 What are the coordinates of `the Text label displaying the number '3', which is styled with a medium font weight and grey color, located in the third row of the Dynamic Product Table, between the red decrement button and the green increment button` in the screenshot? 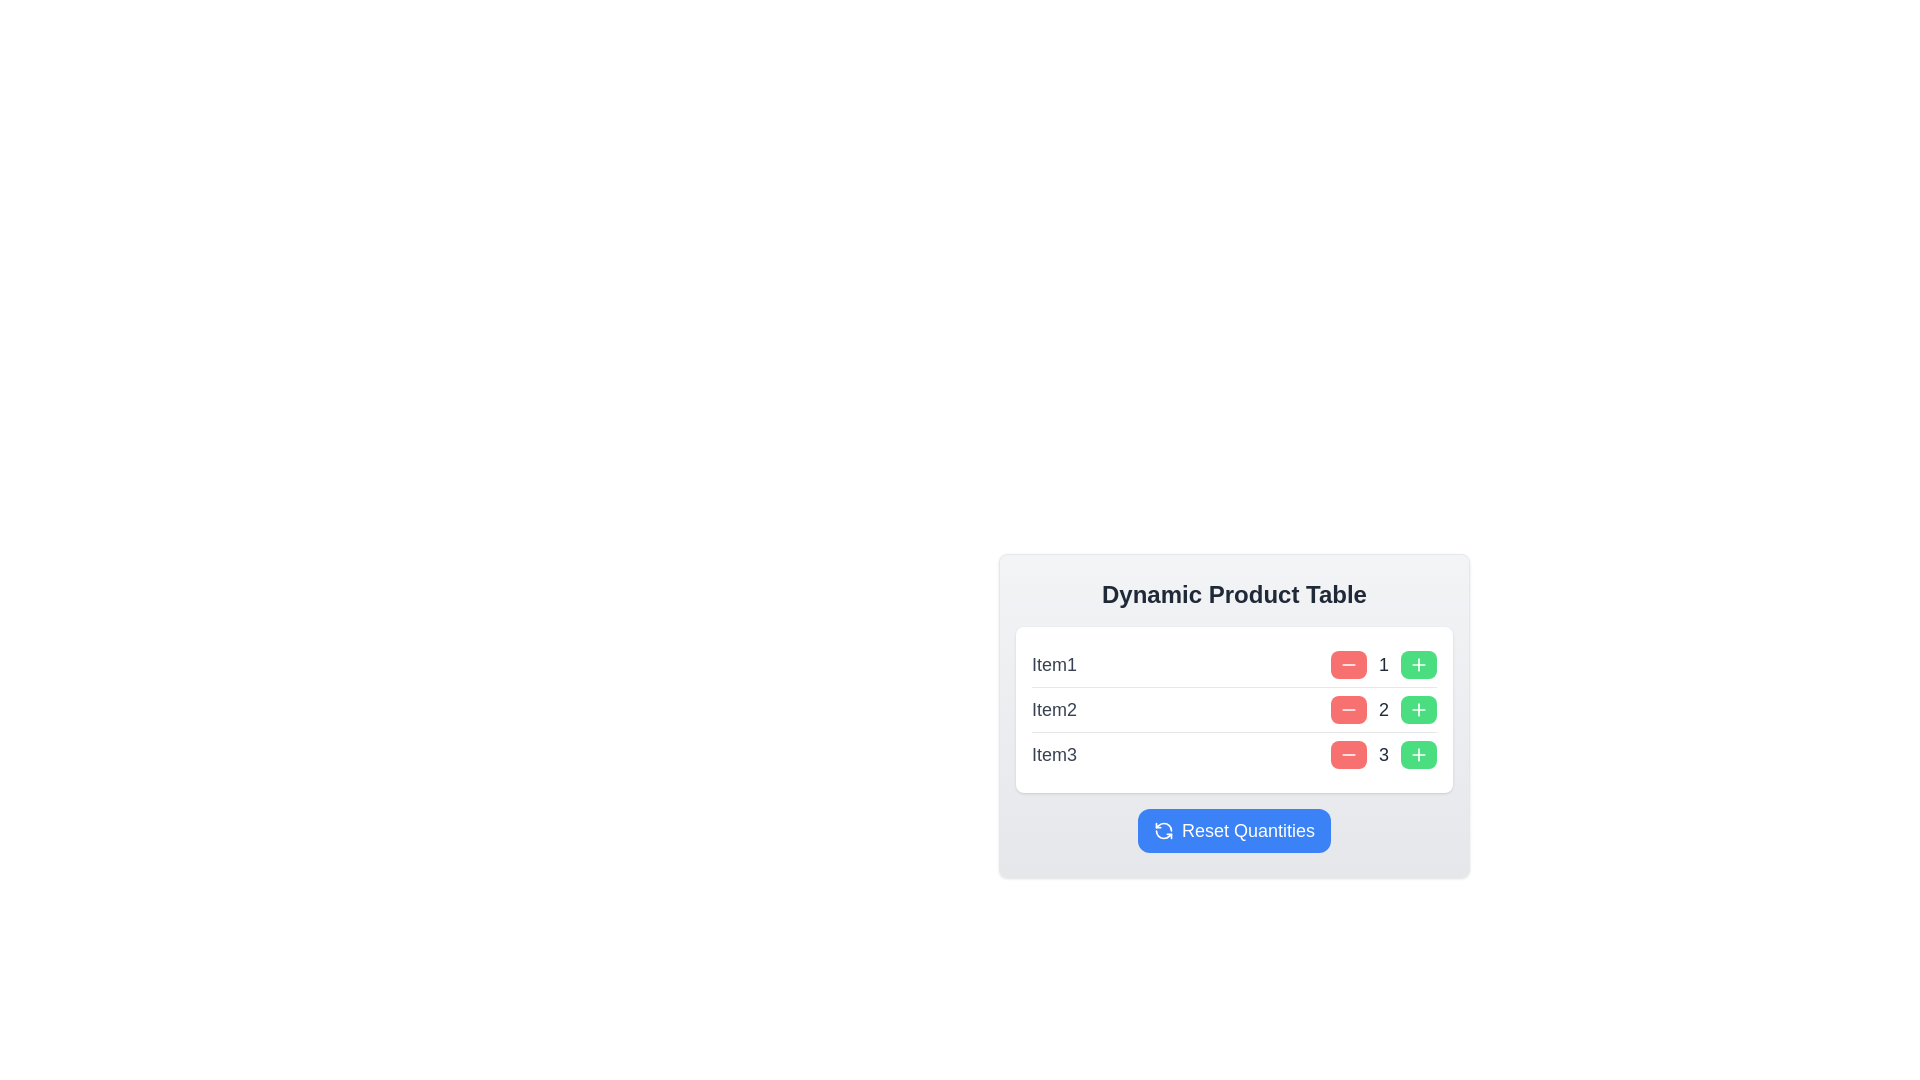 It's located at (1382, 755).